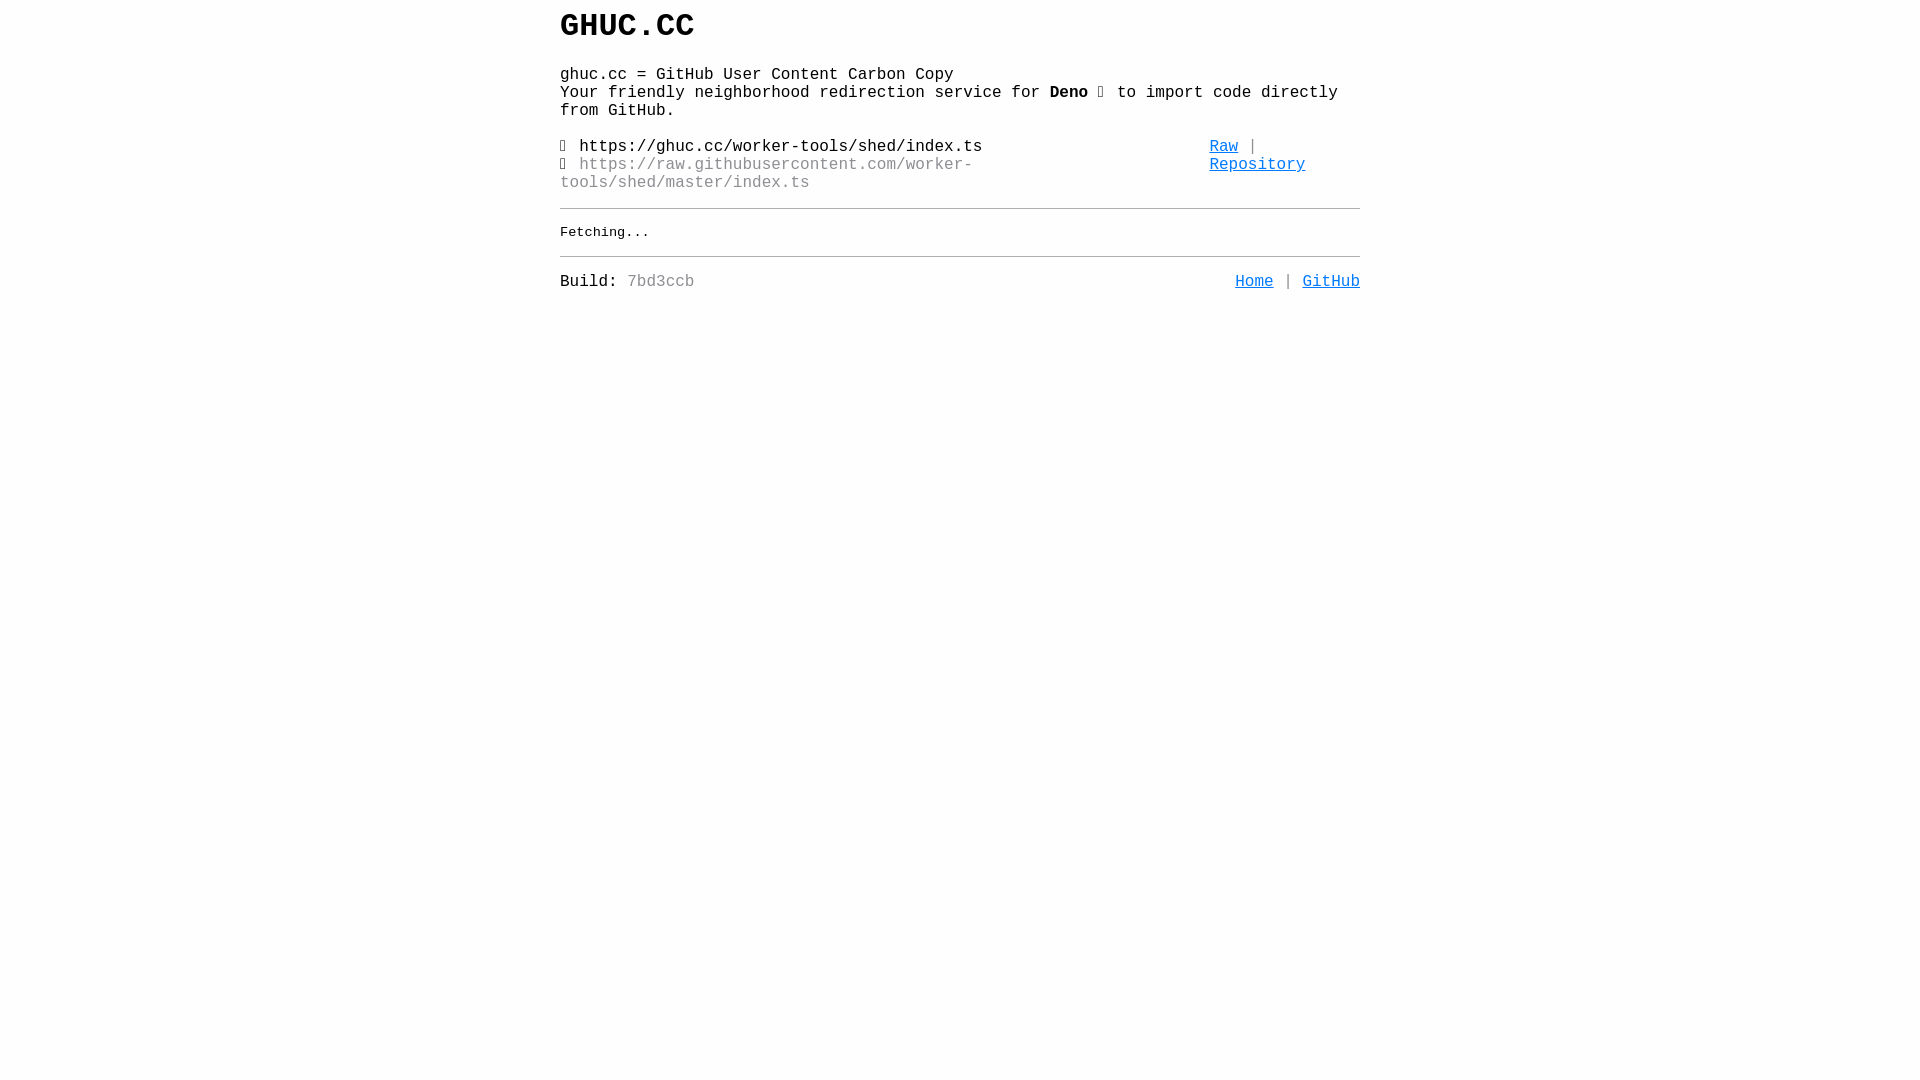 The image size is (1920, 1080). Describe the element at coordinates (1330, 281) in the screenshot. I see `'GitHub'` at that location.